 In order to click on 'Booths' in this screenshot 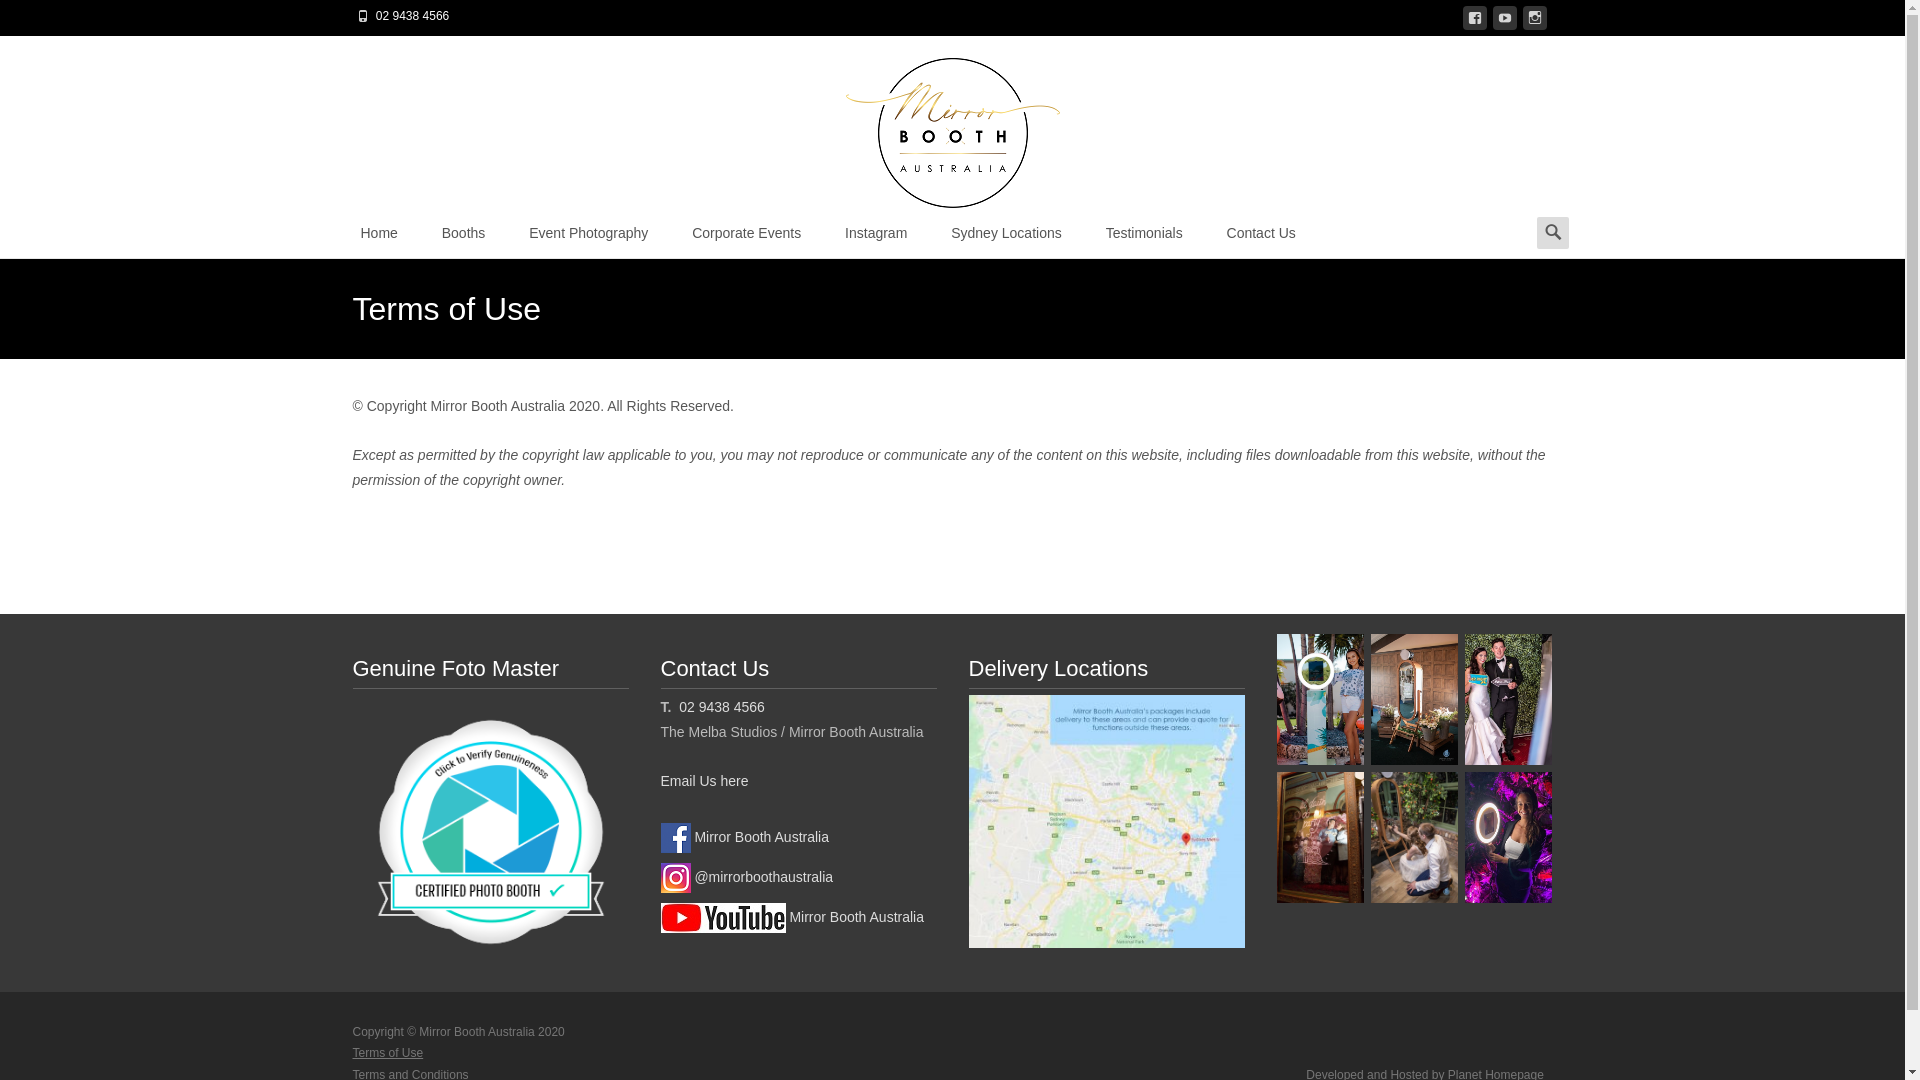, I will do `click(463, 231)`.